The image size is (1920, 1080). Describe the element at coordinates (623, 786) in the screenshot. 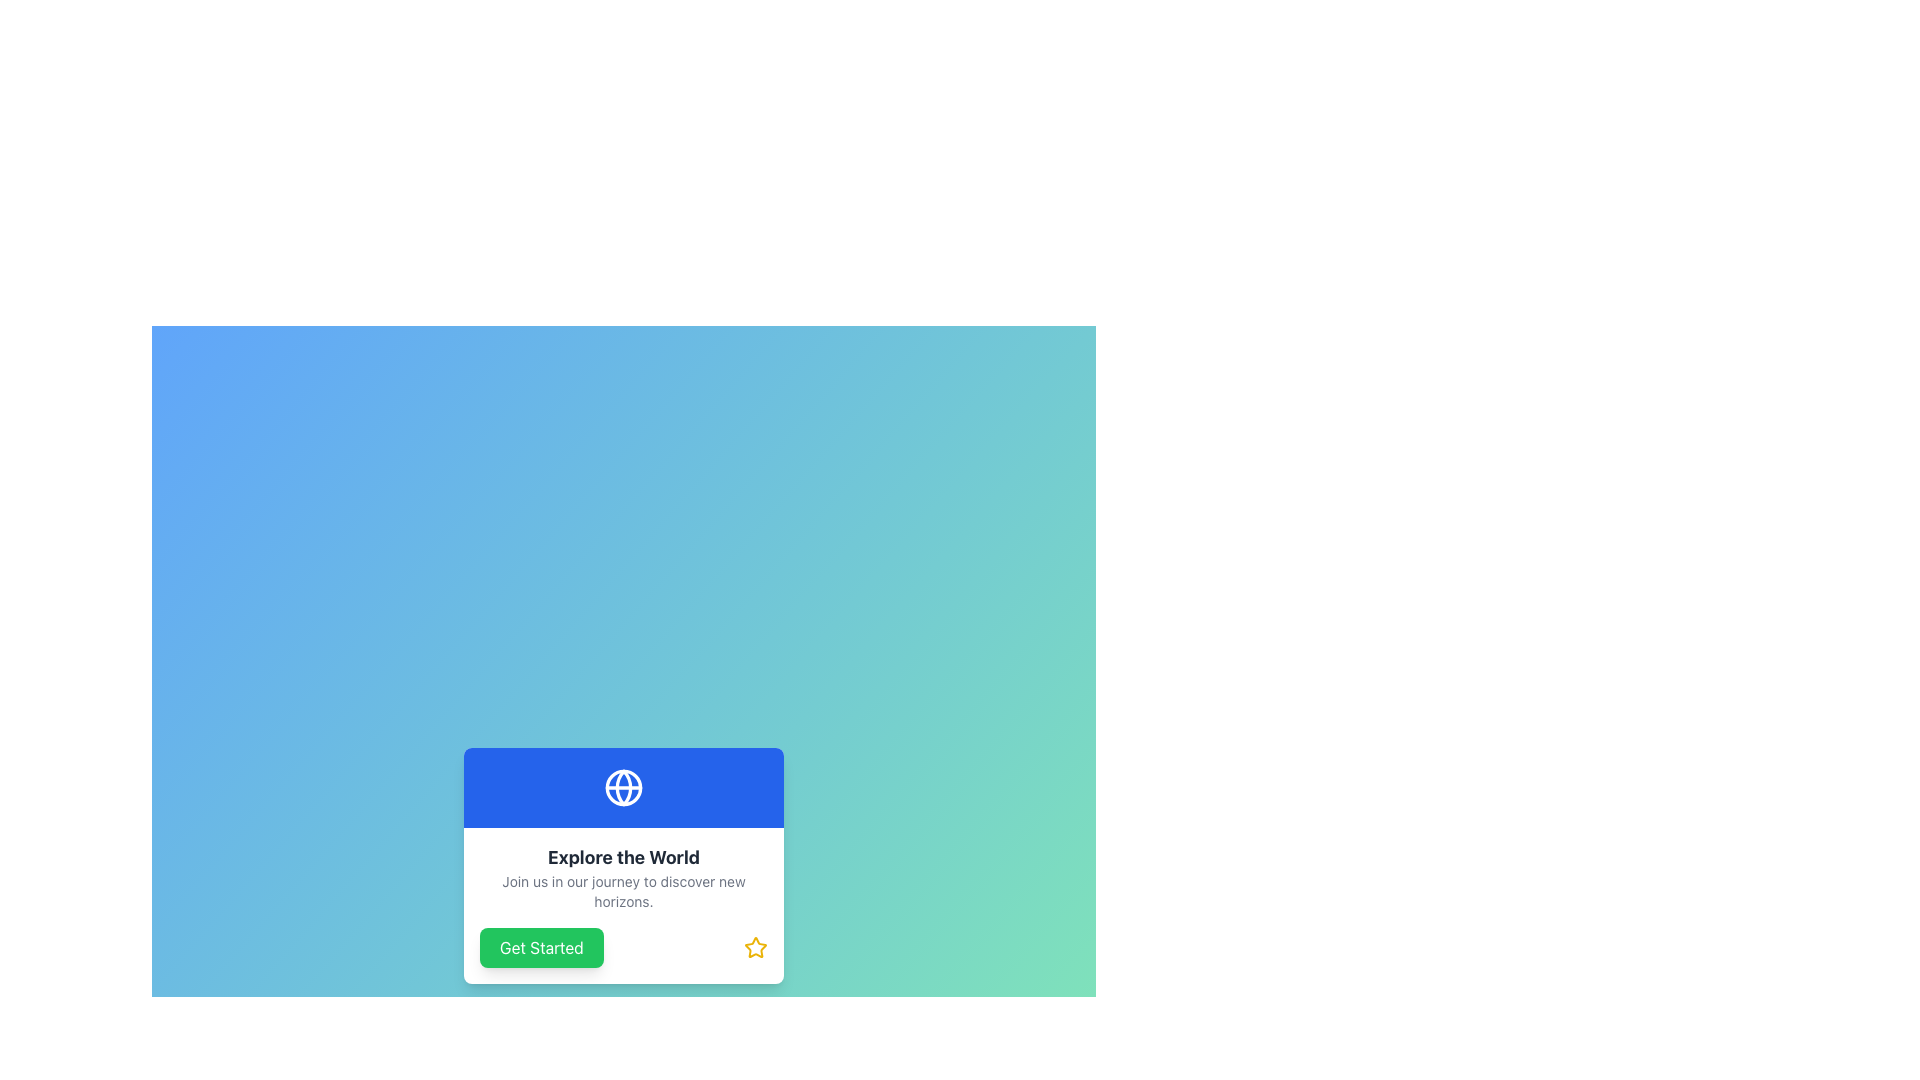

I see `the globe-like icon with a circular outline located in the blue header section of the card interface, situated above the title text 'Explore the World'` at that location.